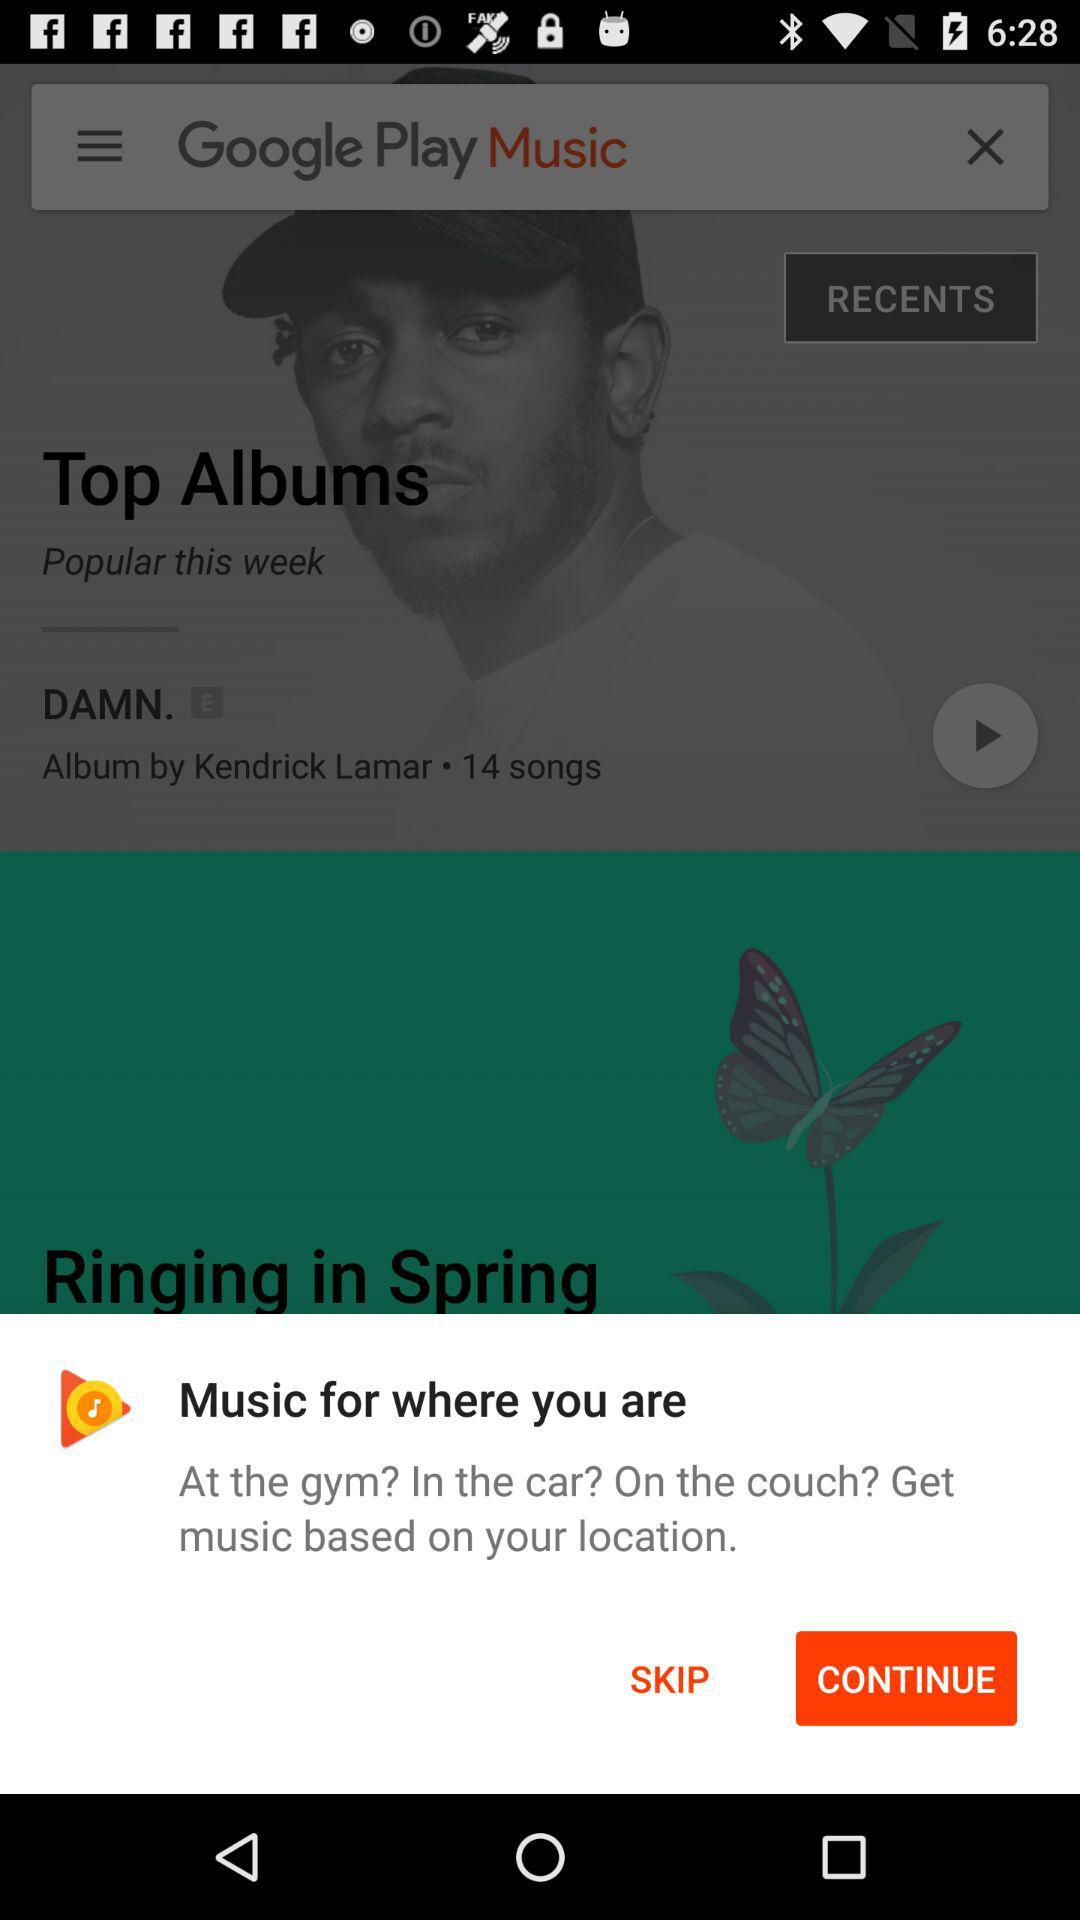 The height and width of the screenshot is (1920, 1080). Describe the element at coordinates (669, 1678) in the screenshot. I see `skip item` at that location.